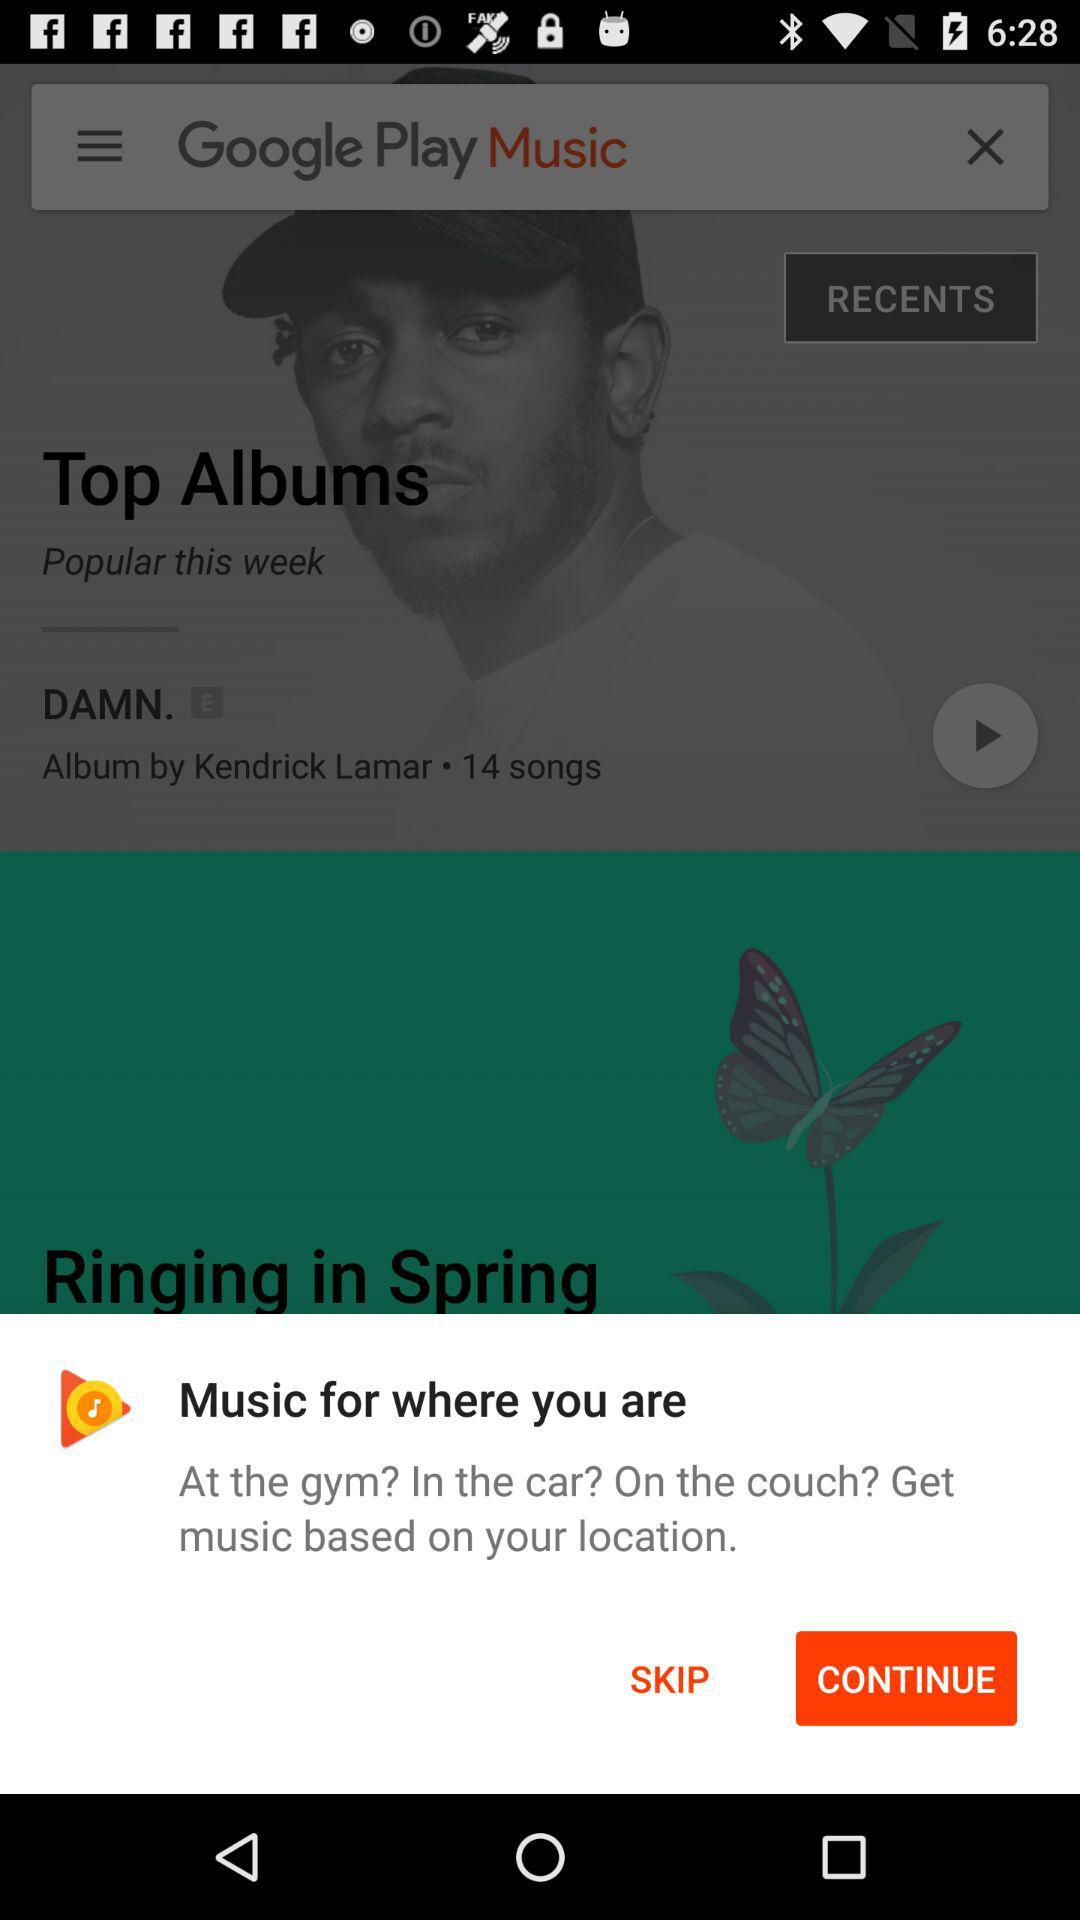 The height and width of the screenshot is (1920, 1080). Describe the element at coordinates (669, 1678) in the screenshot. I see `skip item` at that location.